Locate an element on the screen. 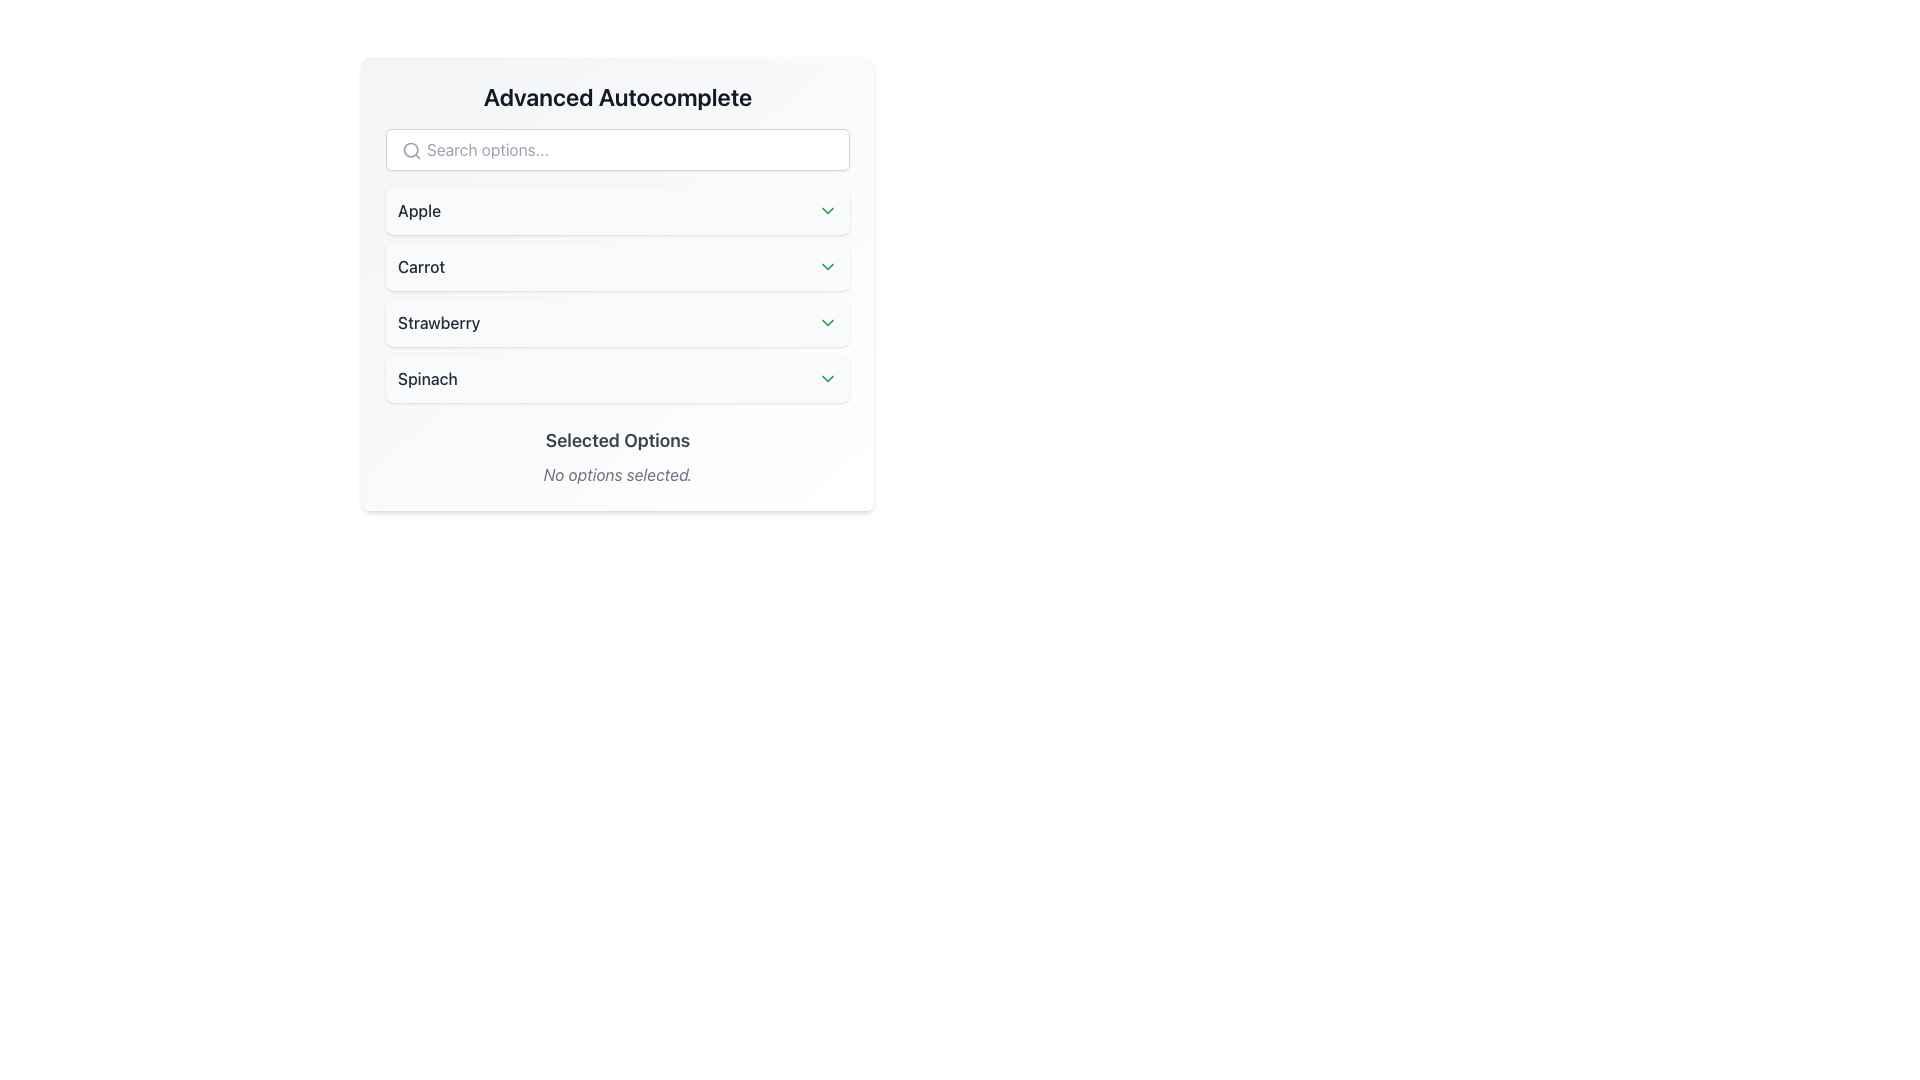 The image size is (1920, 1080). the first selectable option labeled 'Apple' in the dropdown list, which is positioned below the search bar is located at coordinates (617, 211).